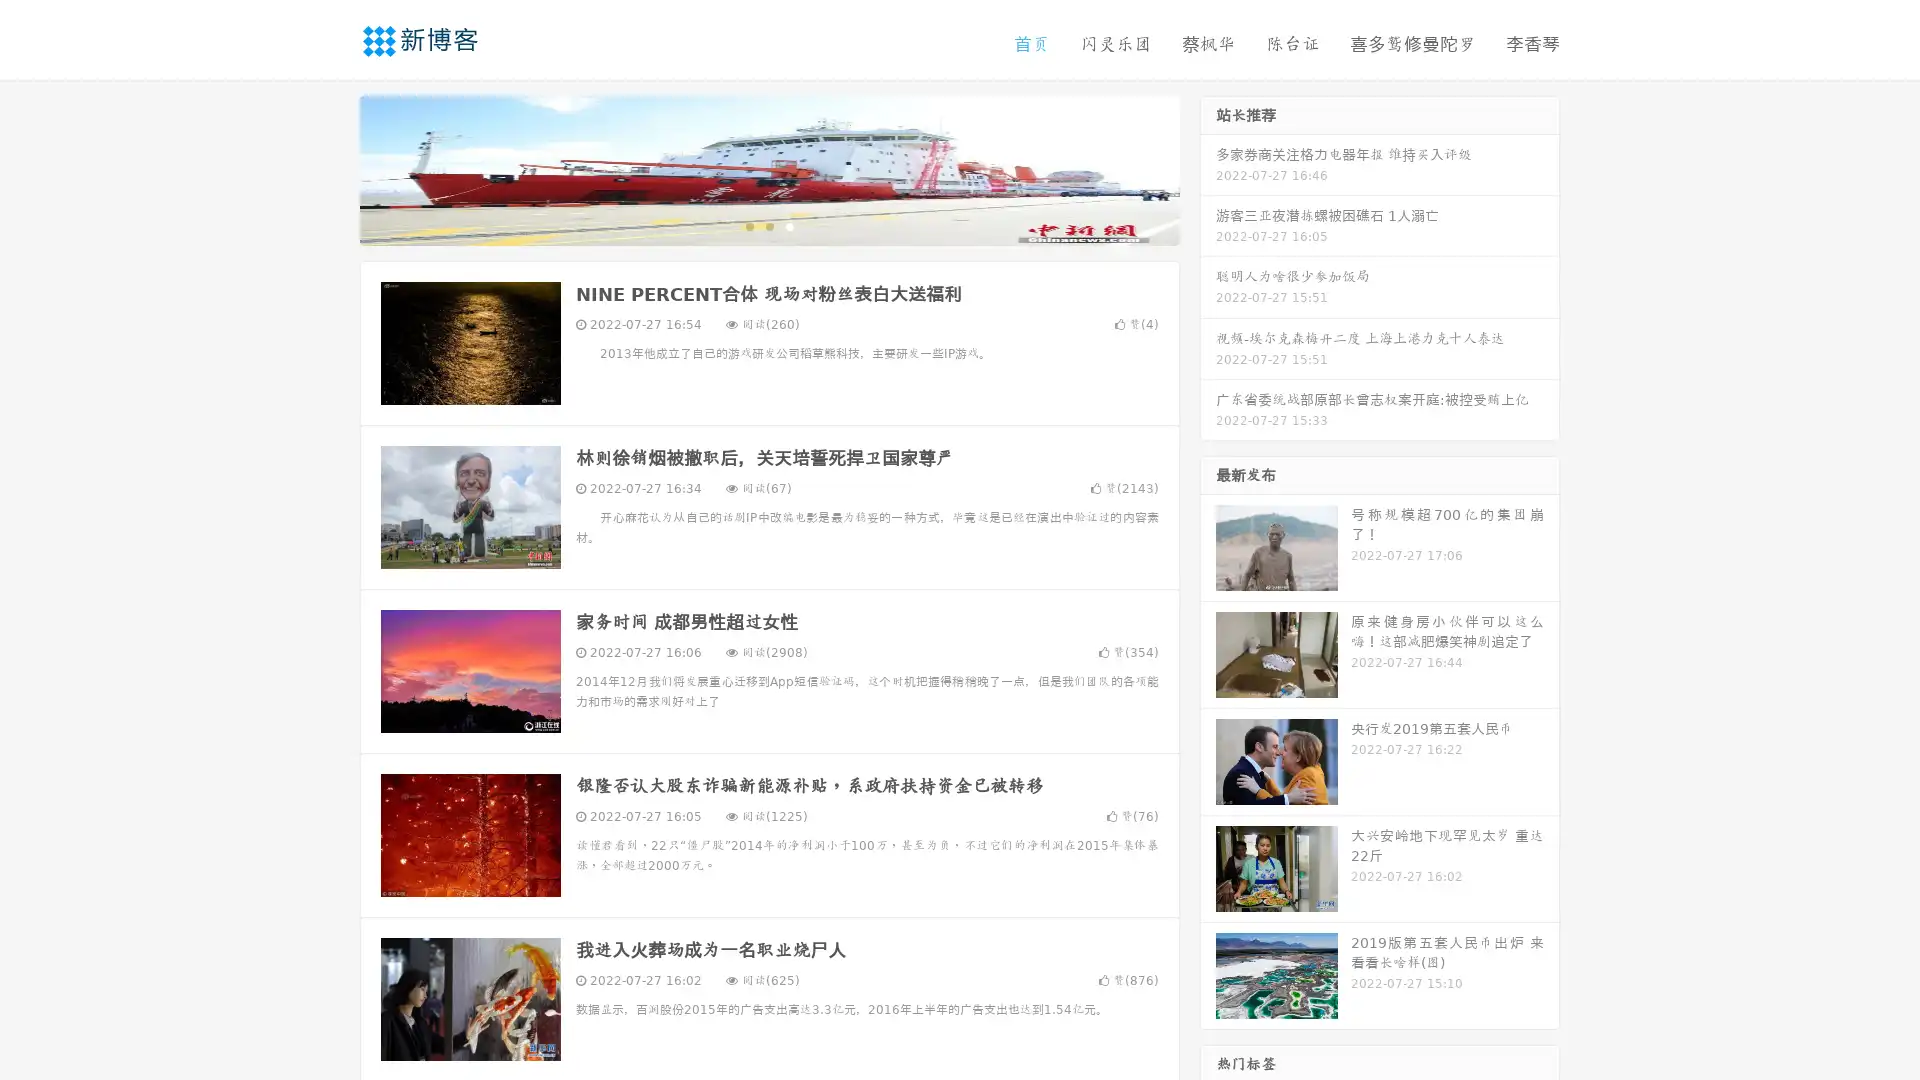 This screenshot has width=1920, height=1080. Describe the element at coordinates (789, 225) in the screenshot. I see `Go to slide 3` at that location.